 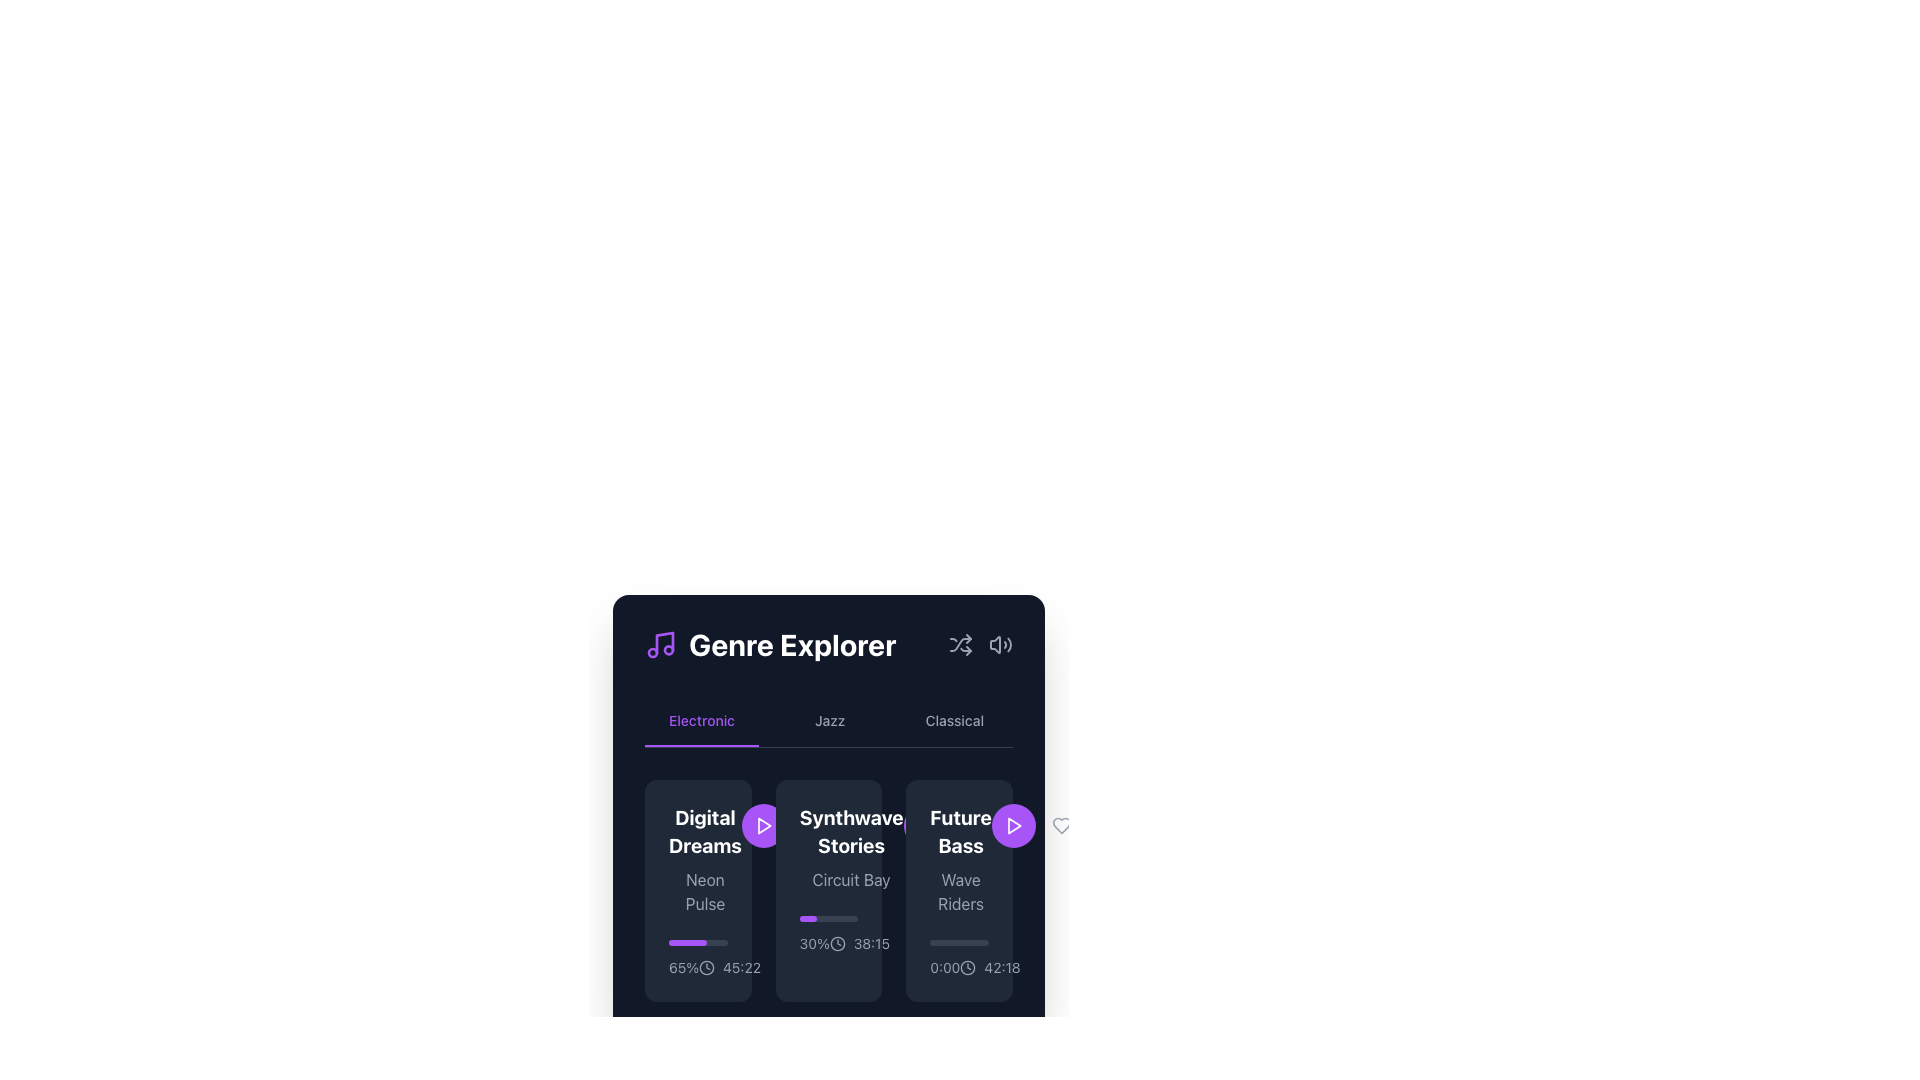 What do you see at coordinates (960, 644) in the screenshot?
I see `the shuffle mode icon button located in the header toolbar of the 'Genre Explorer' module to observe the color change` at bounding box center [960, 644].